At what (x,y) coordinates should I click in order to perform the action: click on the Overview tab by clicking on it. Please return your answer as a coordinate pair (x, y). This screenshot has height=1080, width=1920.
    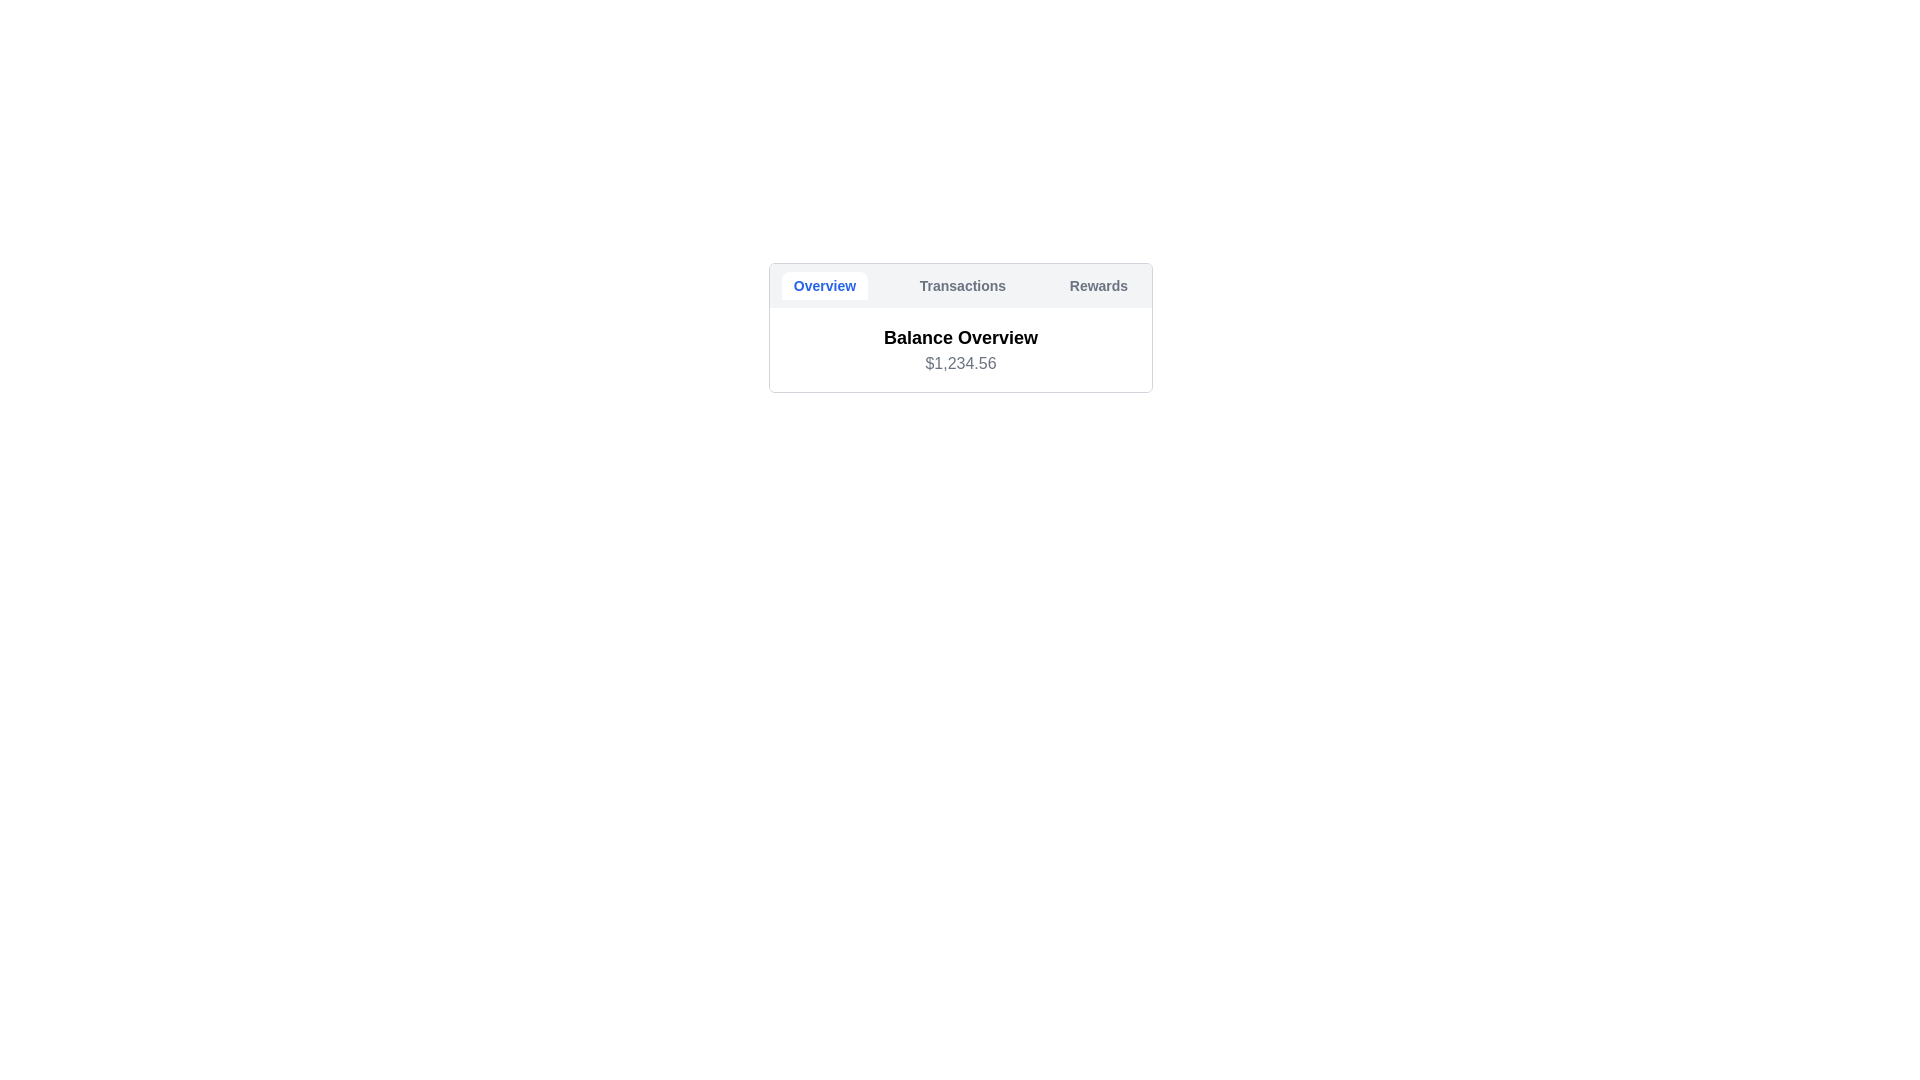
    Looking at the image, I should click on (825, 285).